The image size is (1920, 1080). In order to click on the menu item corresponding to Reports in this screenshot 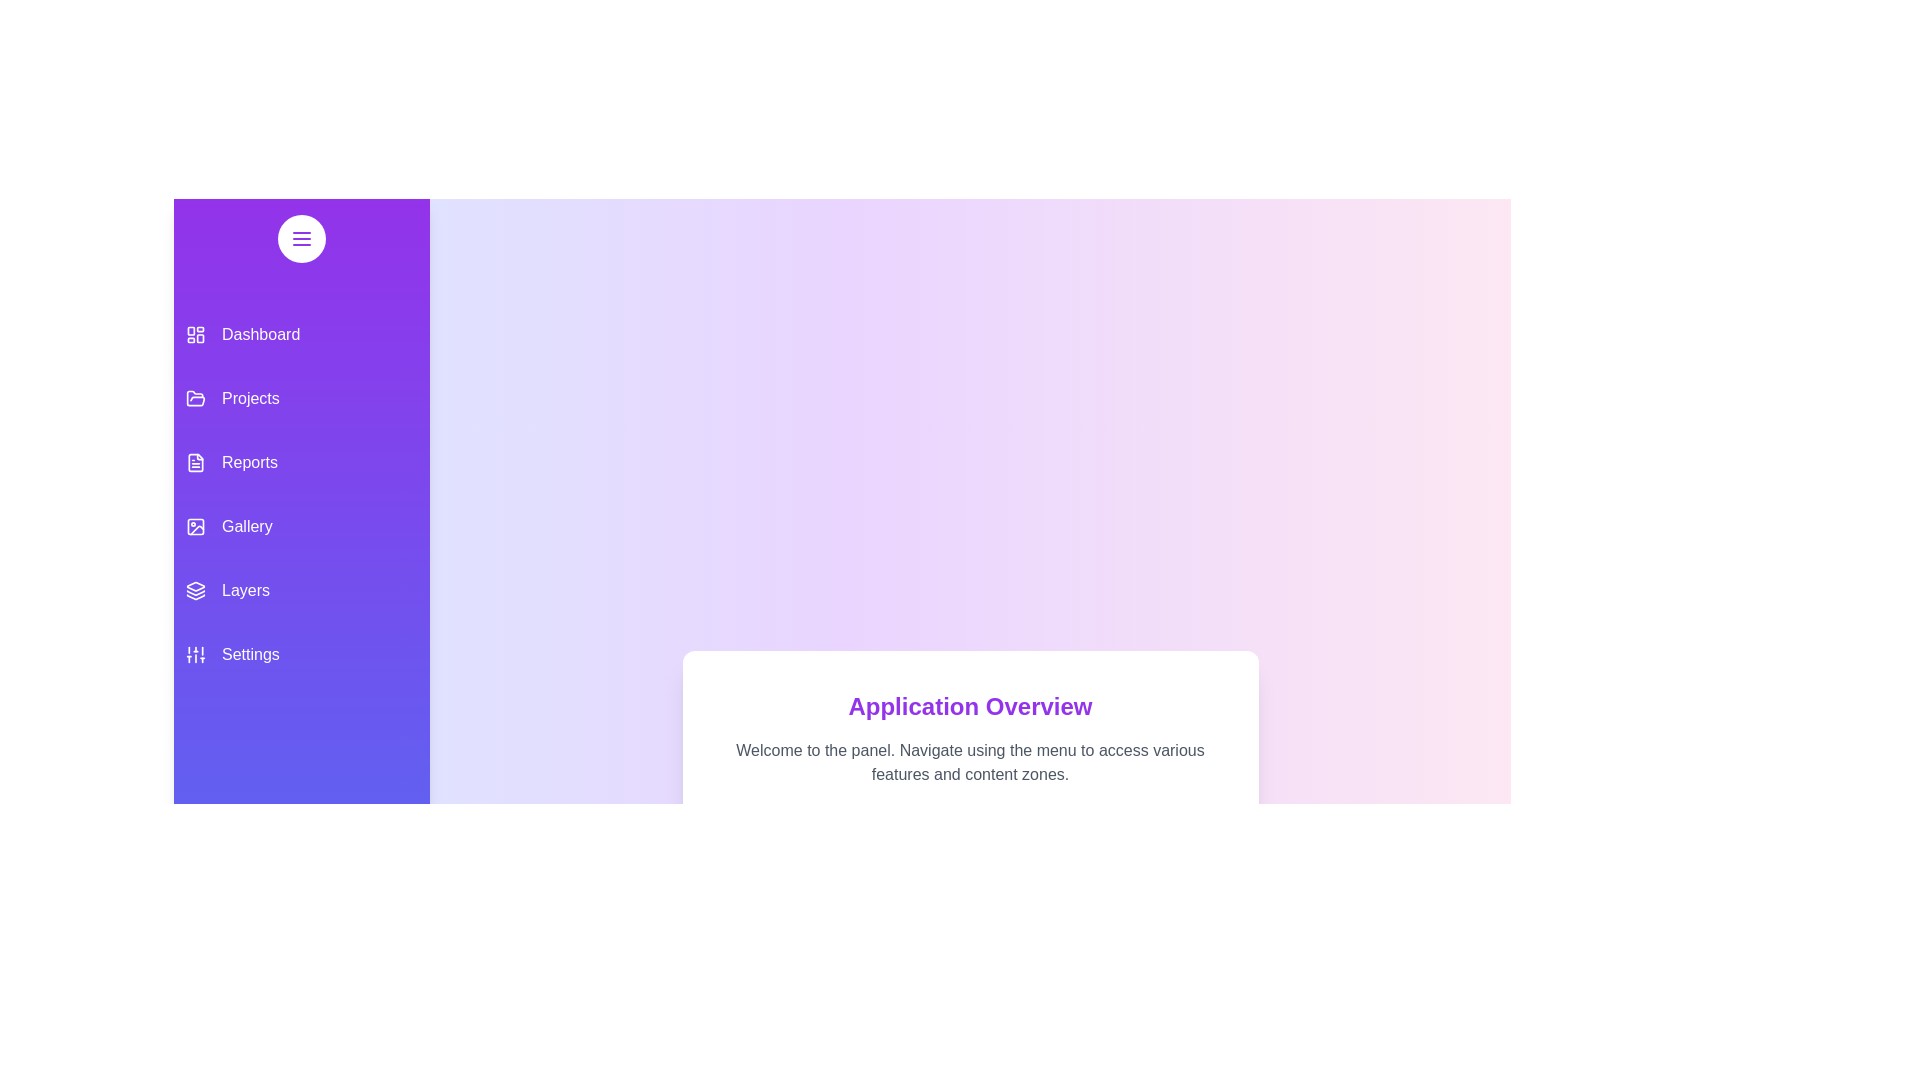, I will do `click(301, 462)`.